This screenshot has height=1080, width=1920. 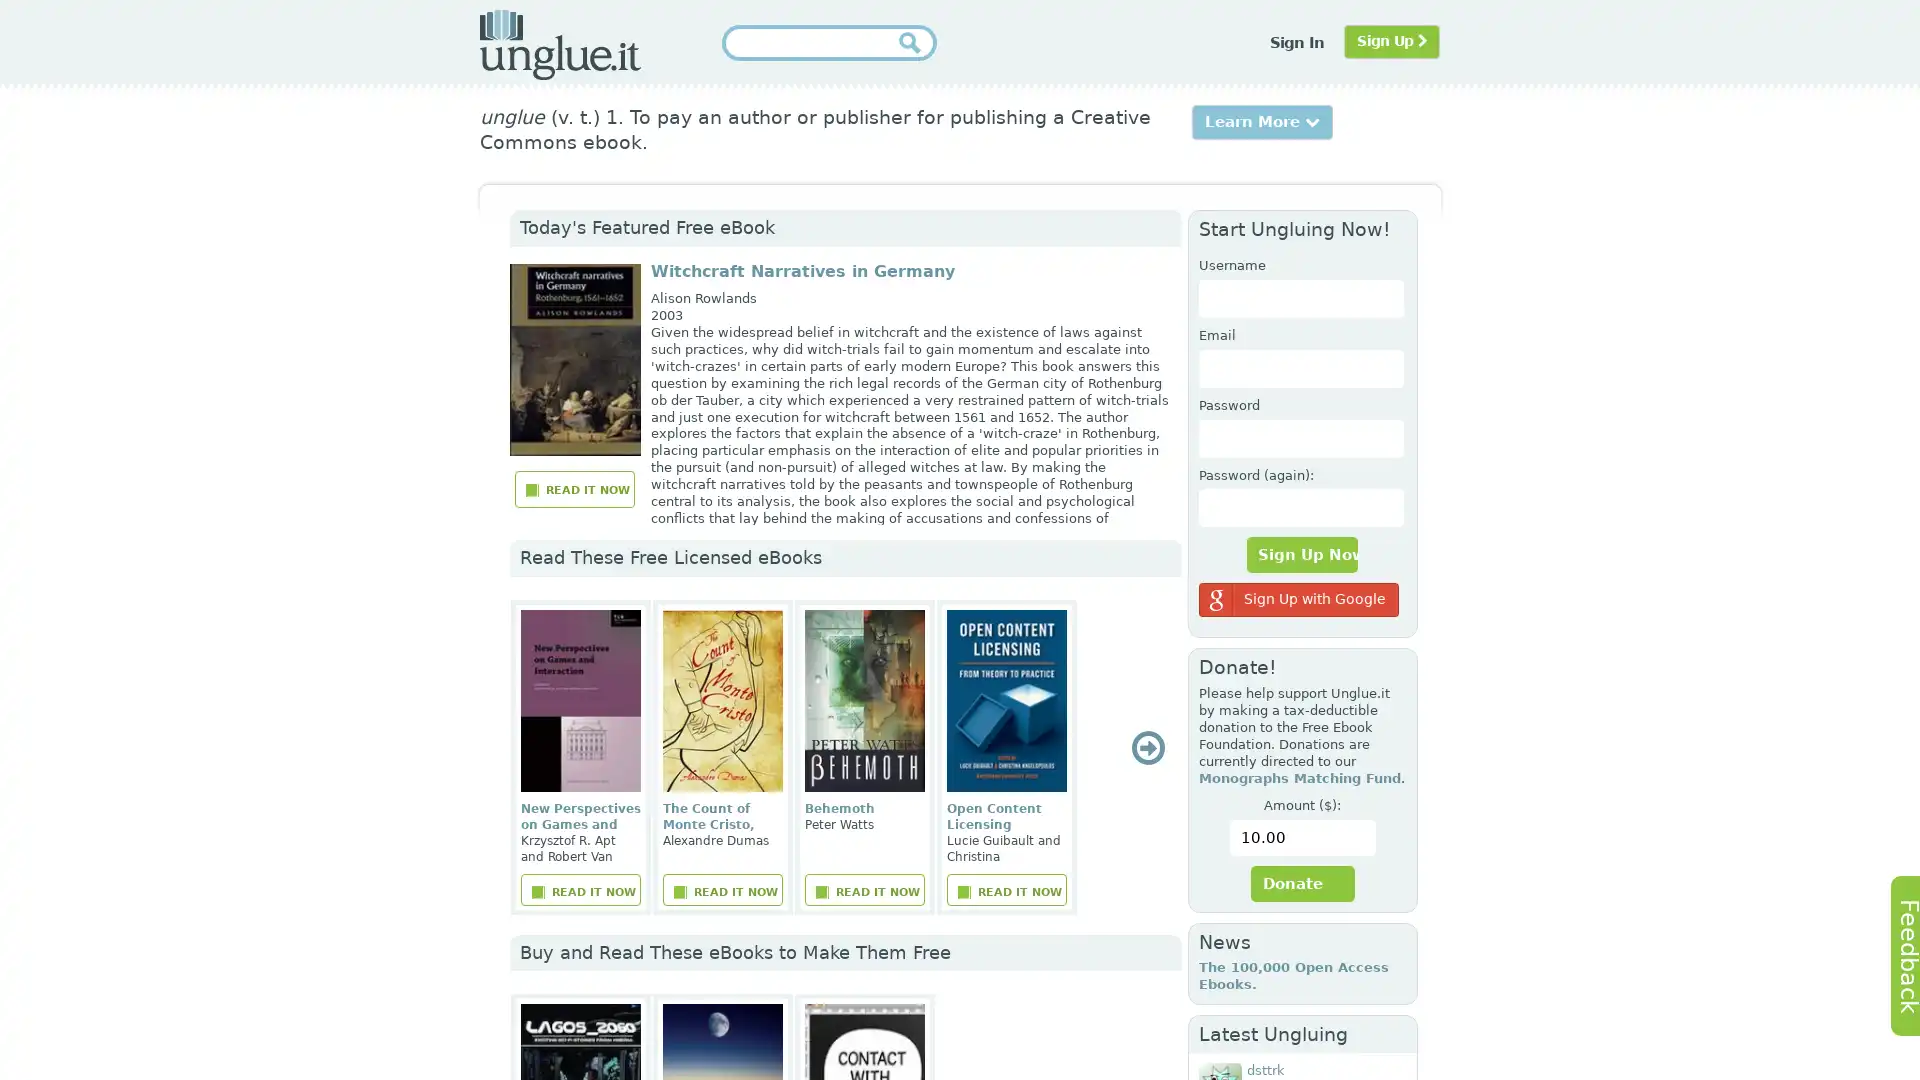 I want to click on Donate, so click(x=1301, y=882).